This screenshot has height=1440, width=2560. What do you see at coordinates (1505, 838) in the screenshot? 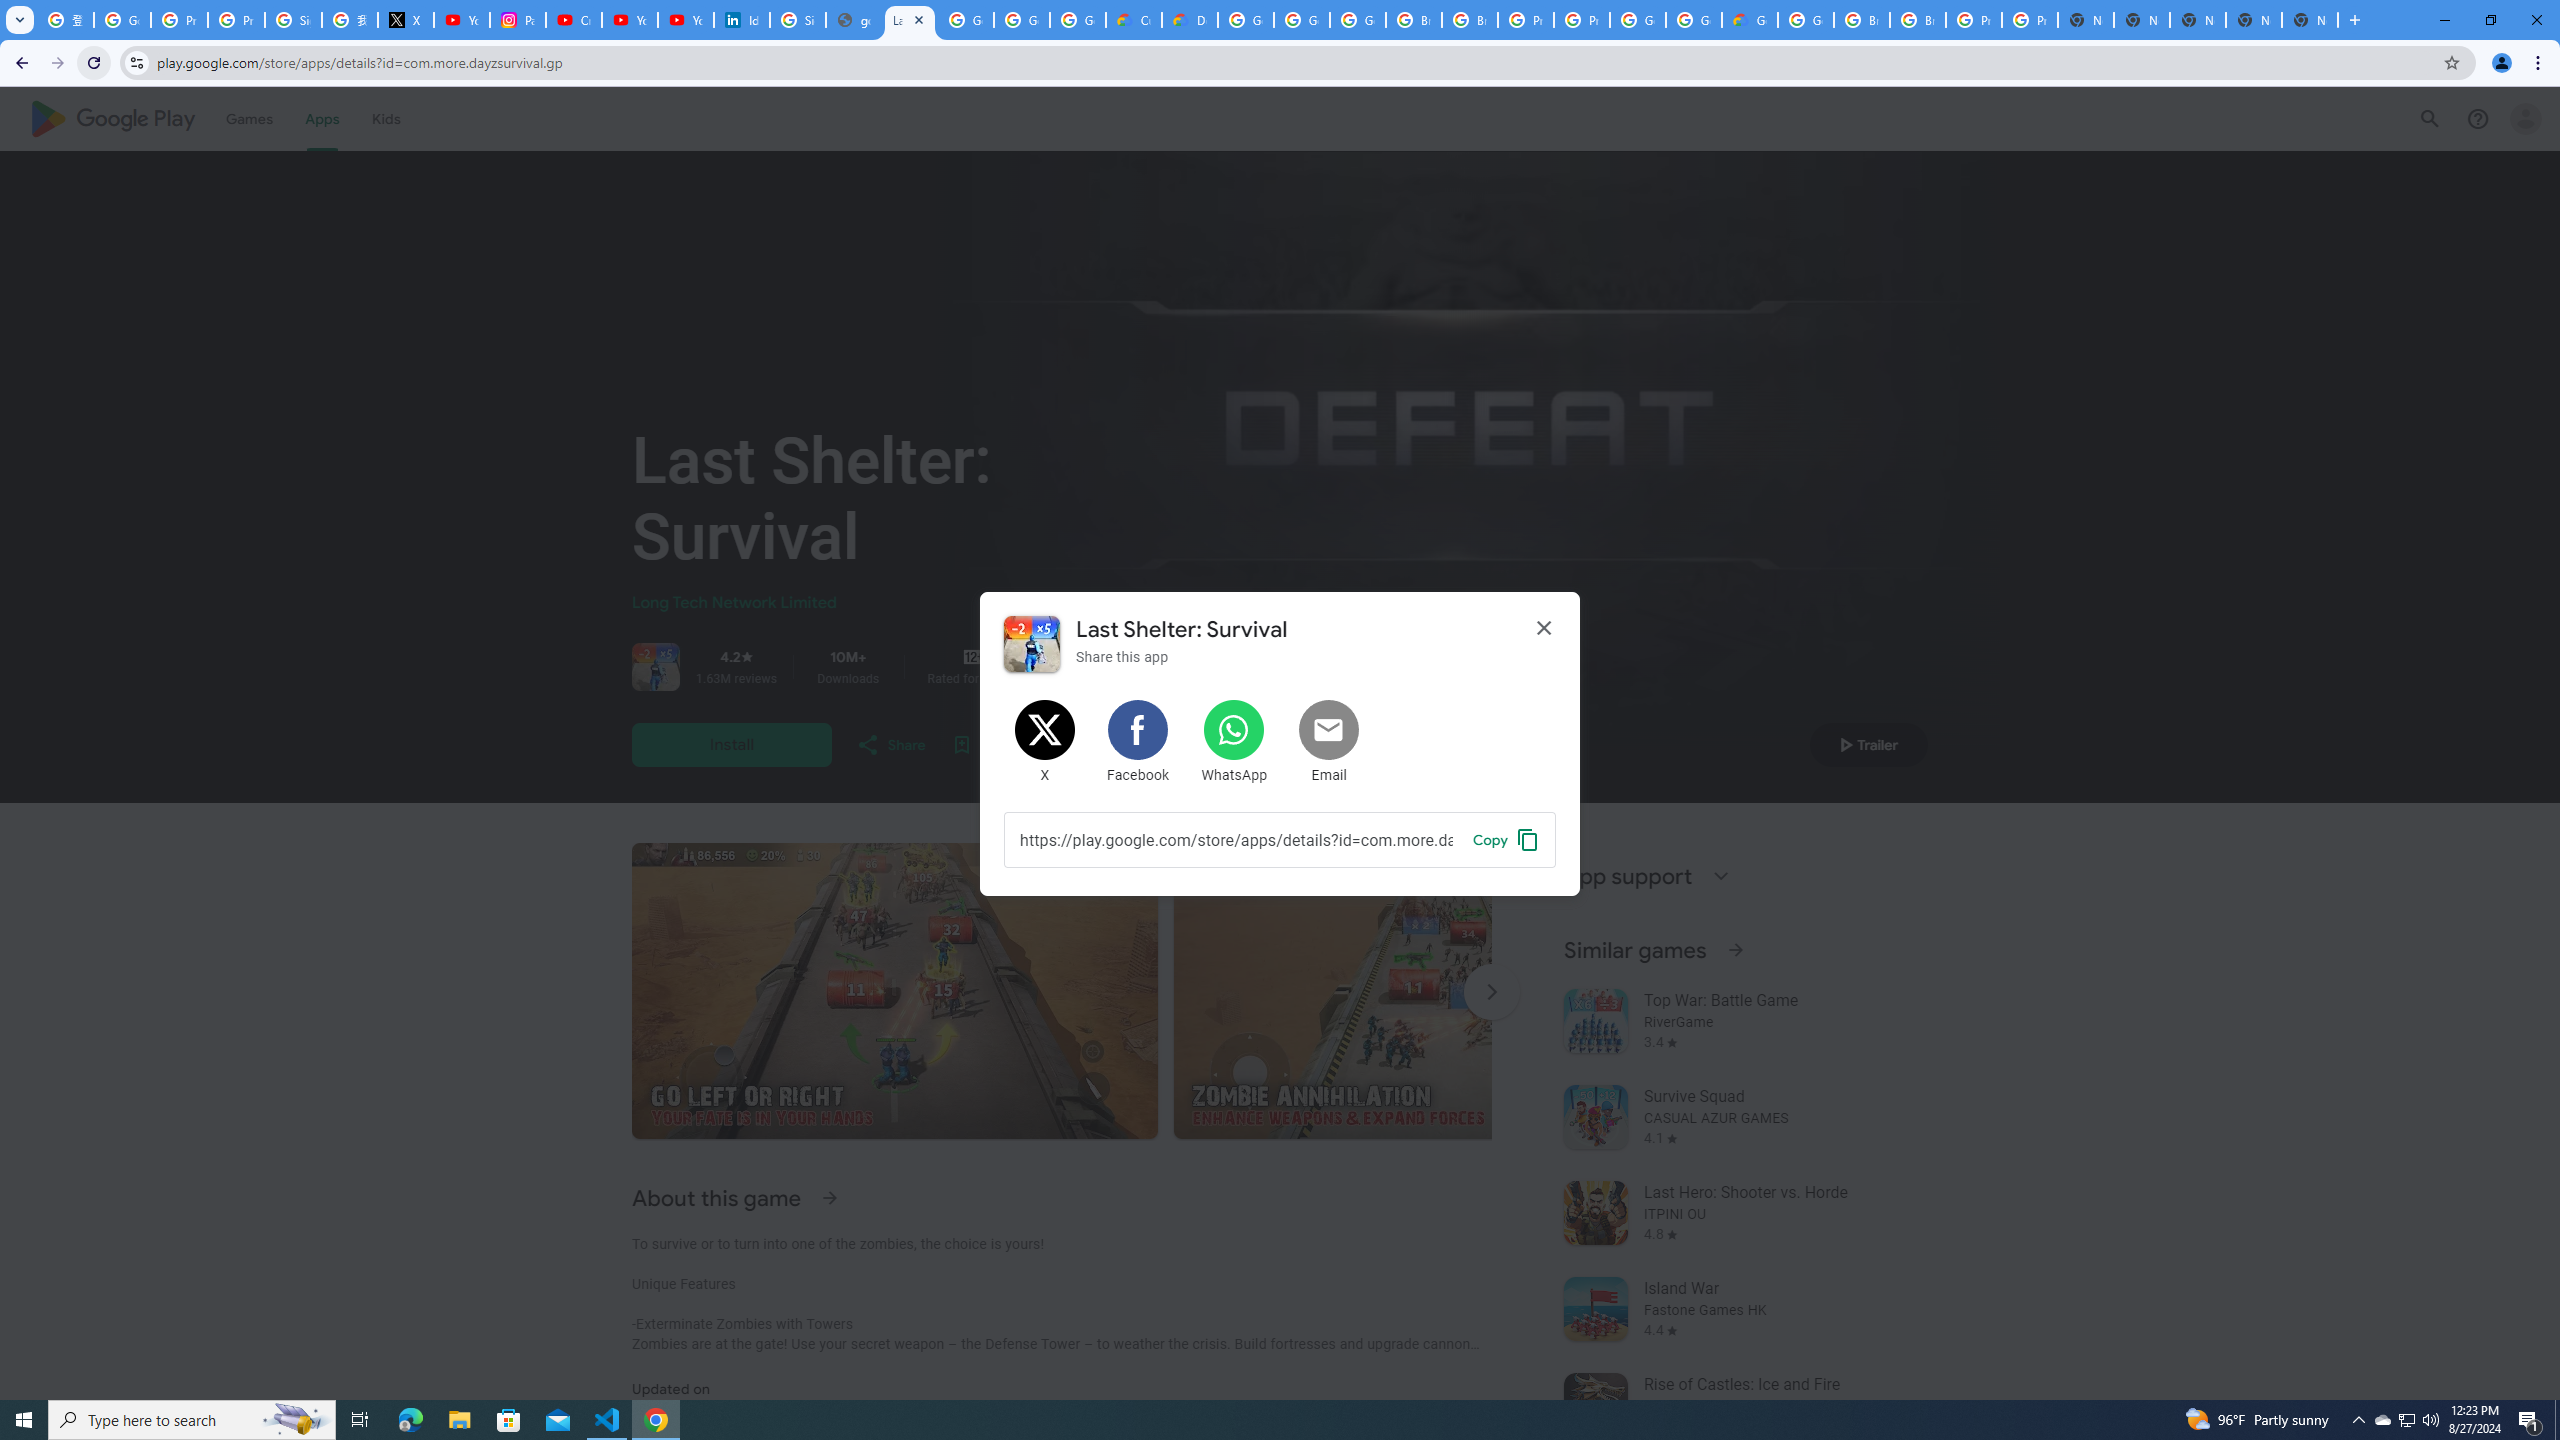
I see `'Copy link to clipboard'` at bounding box center [1505, 838].